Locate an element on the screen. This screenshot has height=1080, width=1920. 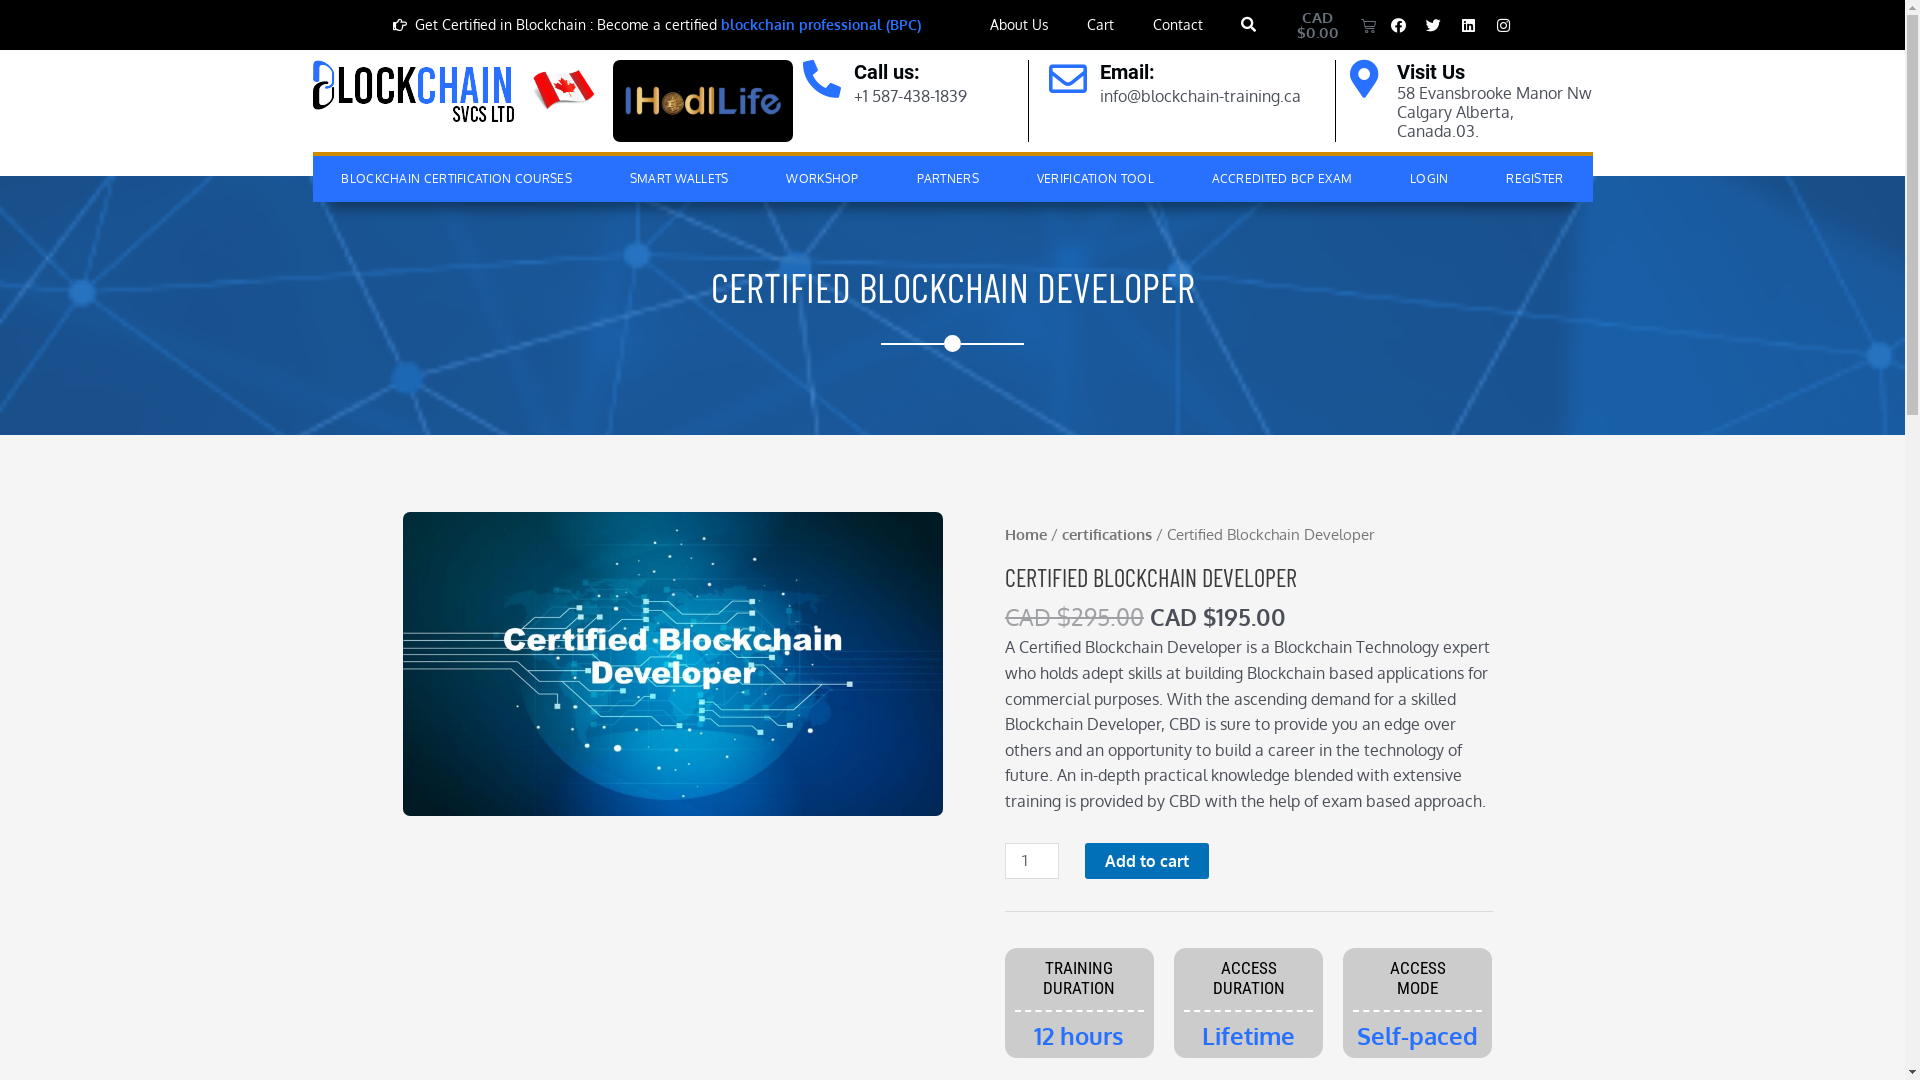
'Email:' is located at coordinates (1098, 71).